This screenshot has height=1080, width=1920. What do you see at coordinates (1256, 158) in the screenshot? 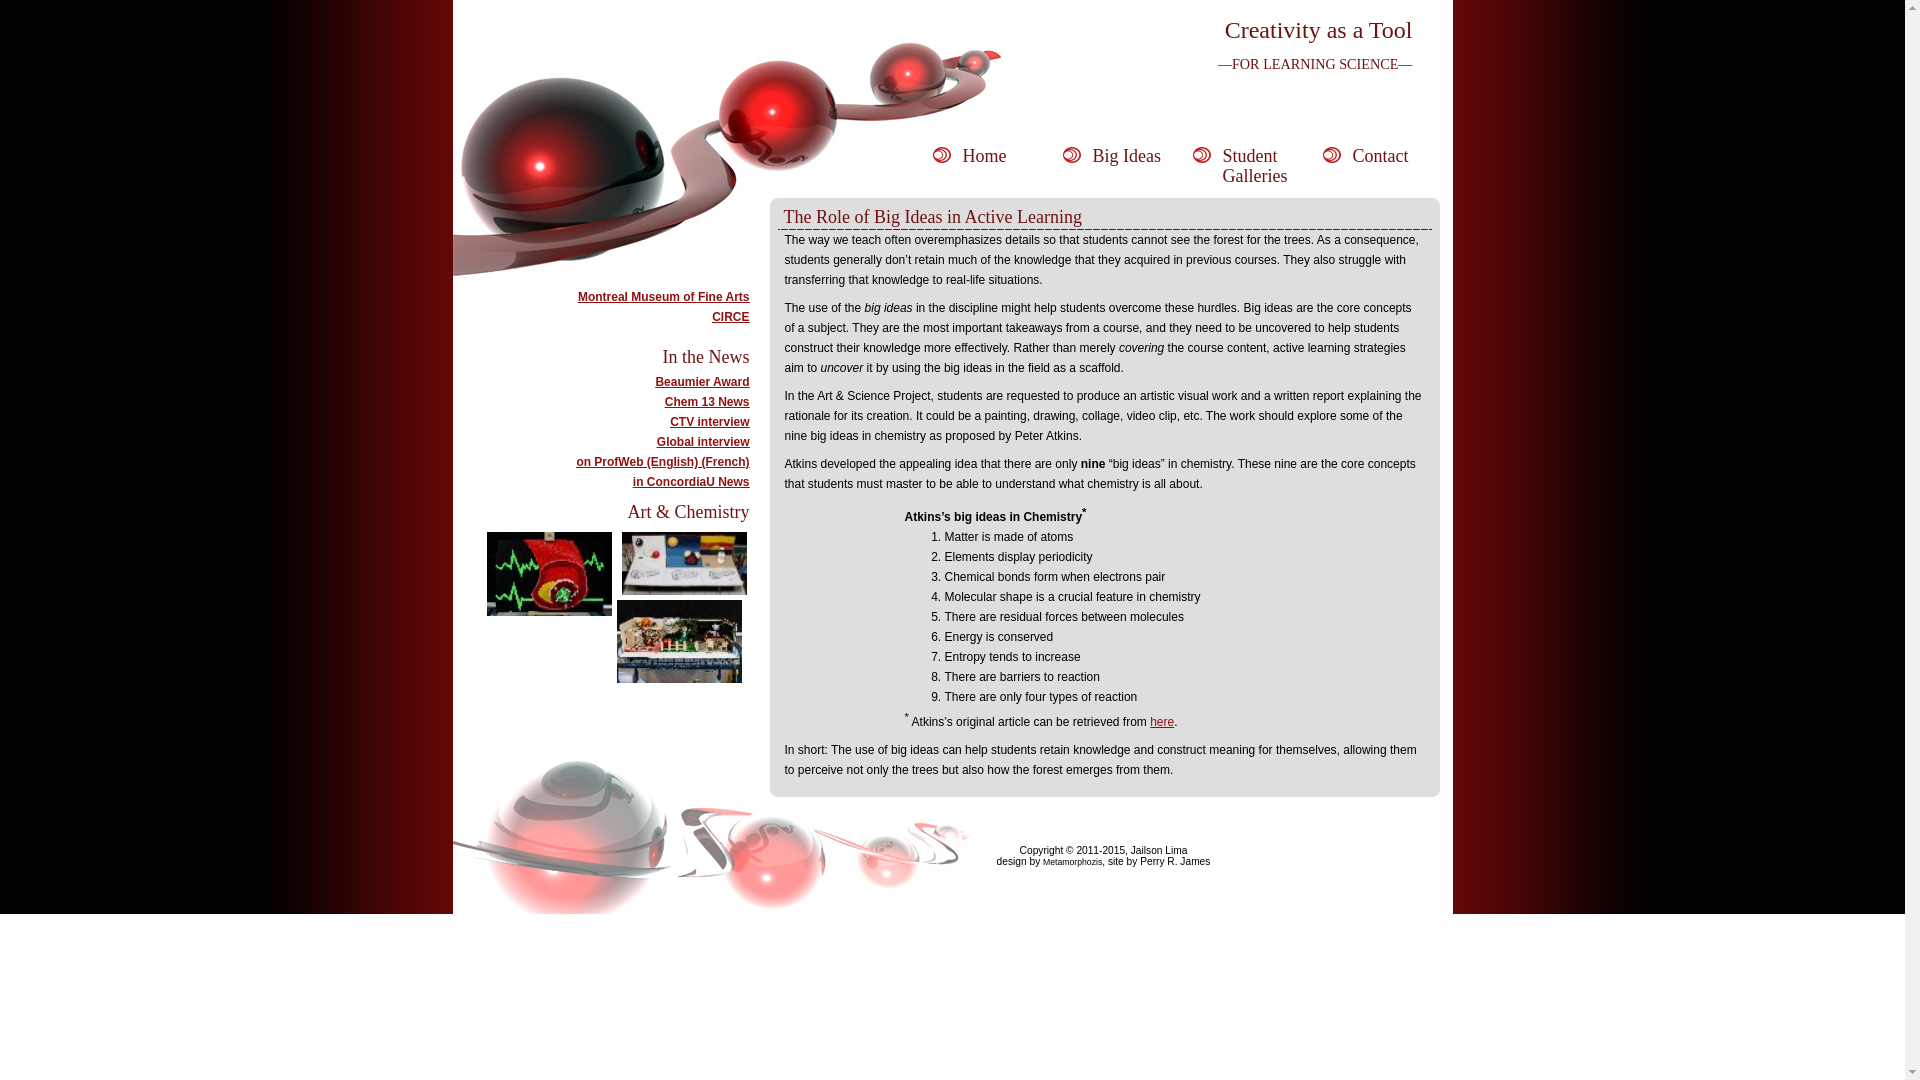
I see `'Student Galleries'` at bounding box center [1256, 158].